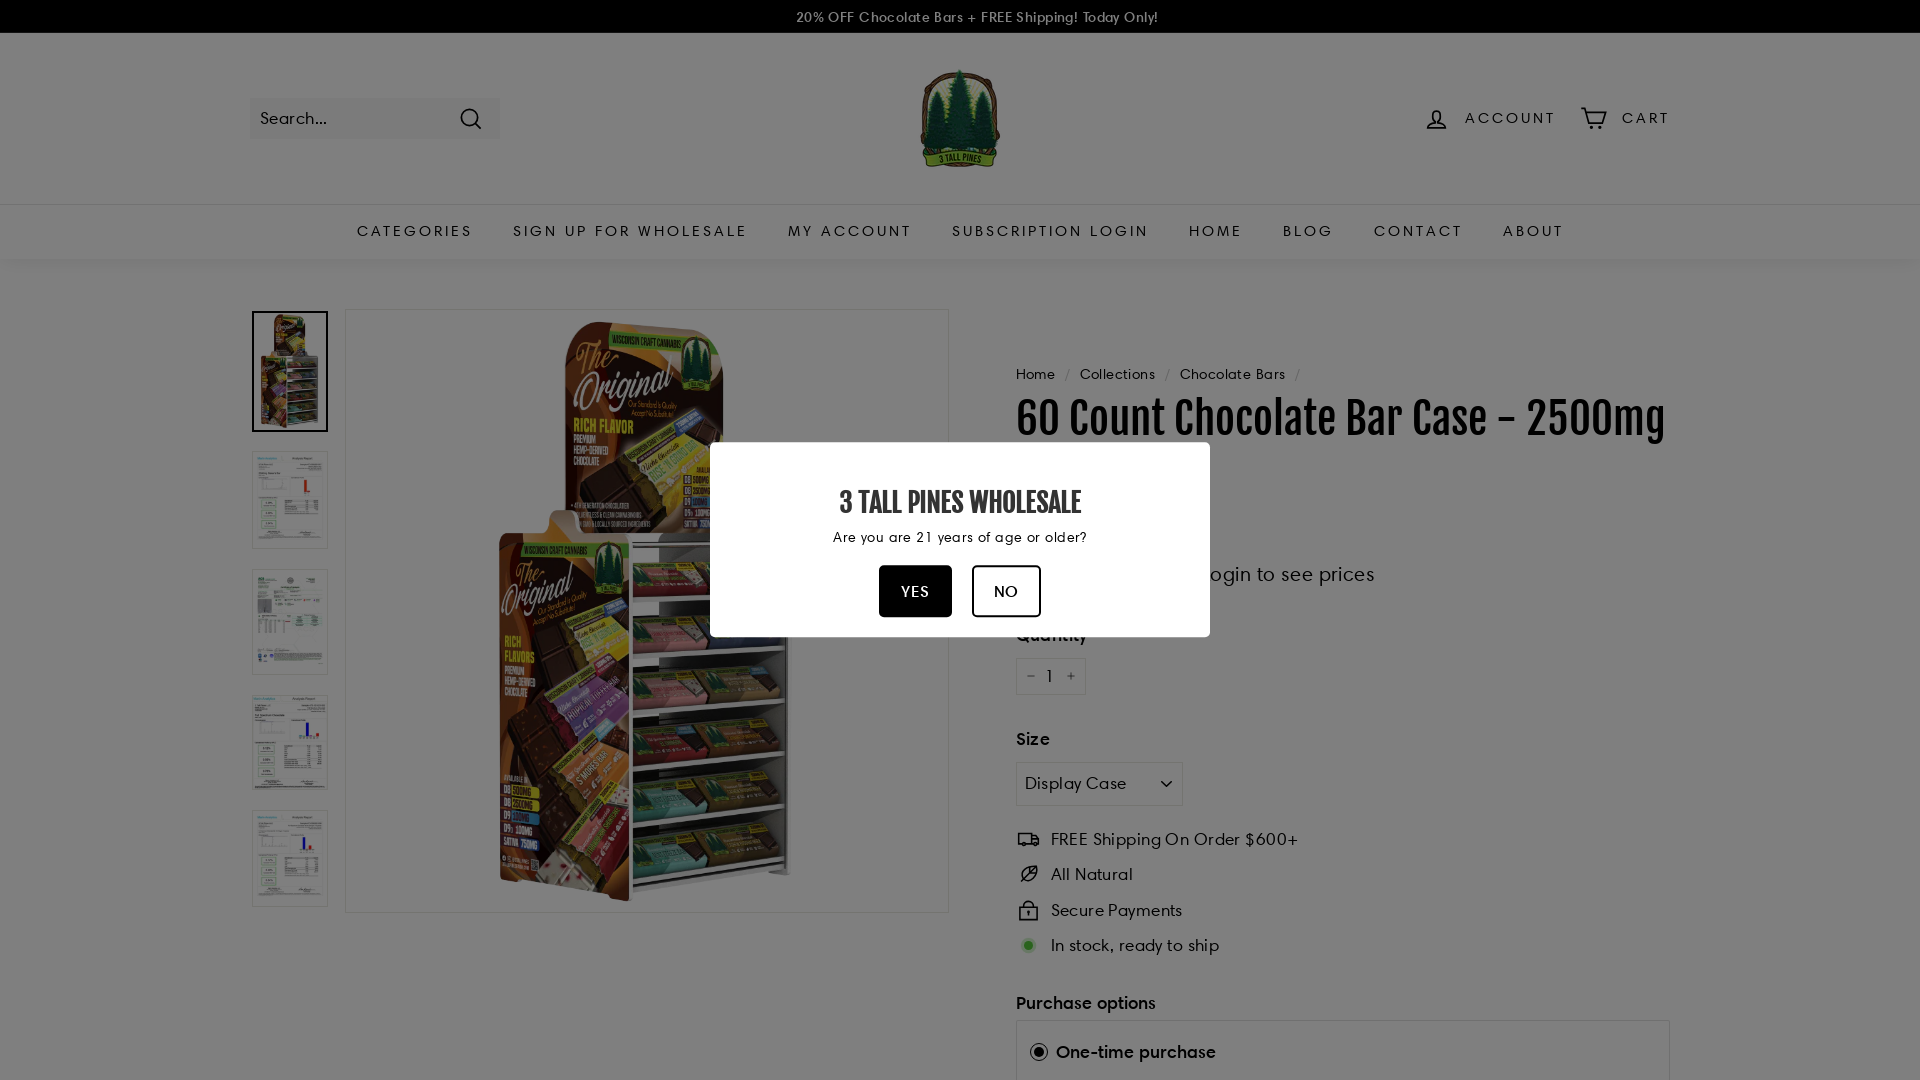  I want to click on 'Chocolate Bars', so click(1232, 374).